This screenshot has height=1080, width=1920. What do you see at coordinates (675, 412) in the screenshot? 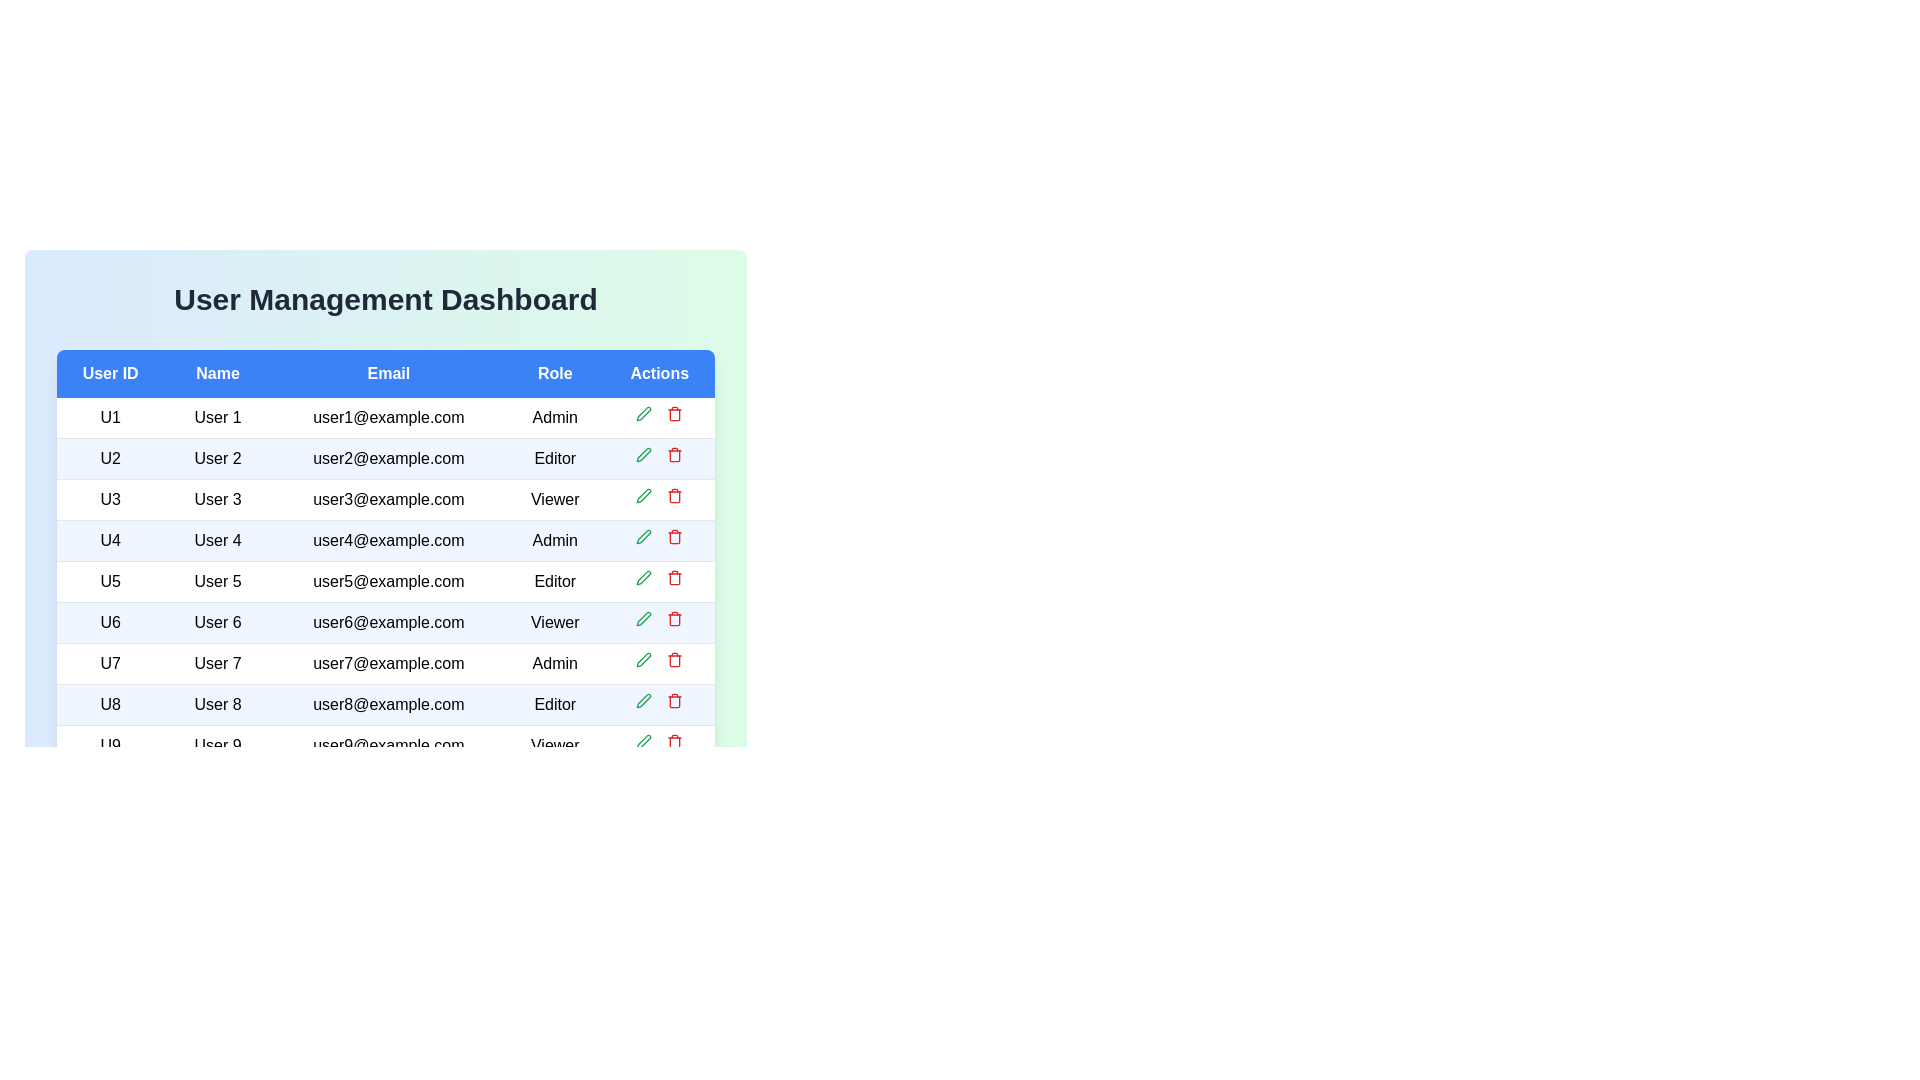
I see `delete button for the user with ID U1` at bounding box center [675, 412].